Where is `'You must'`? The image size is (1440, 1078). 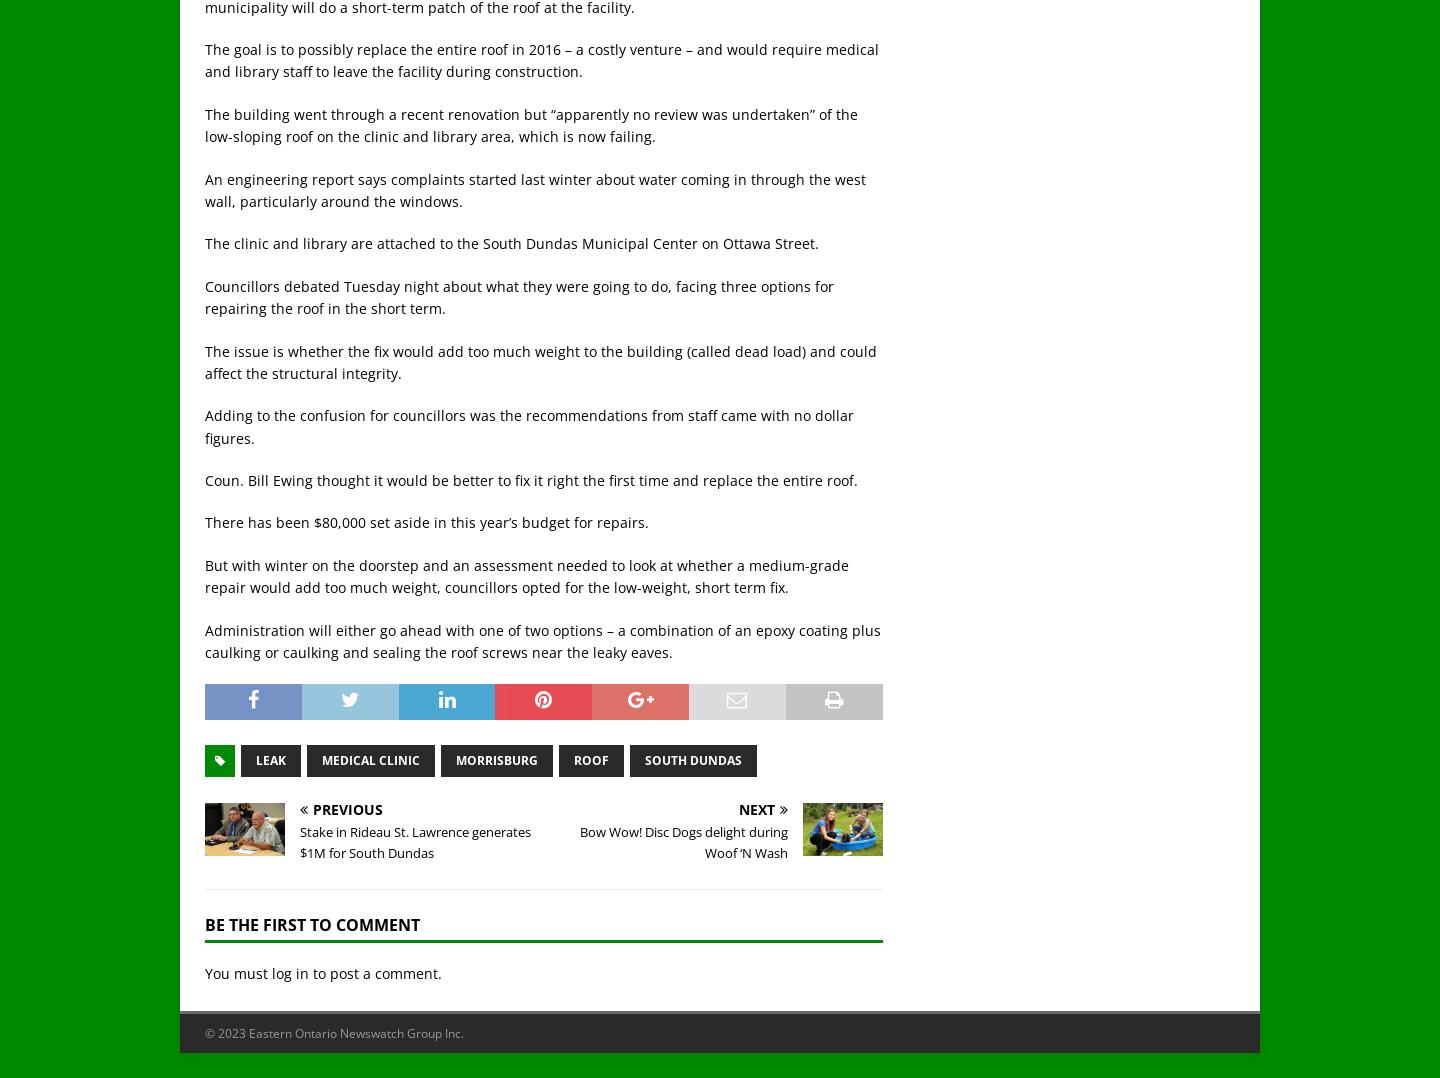 'You must' is located at coordinates (238, 973).